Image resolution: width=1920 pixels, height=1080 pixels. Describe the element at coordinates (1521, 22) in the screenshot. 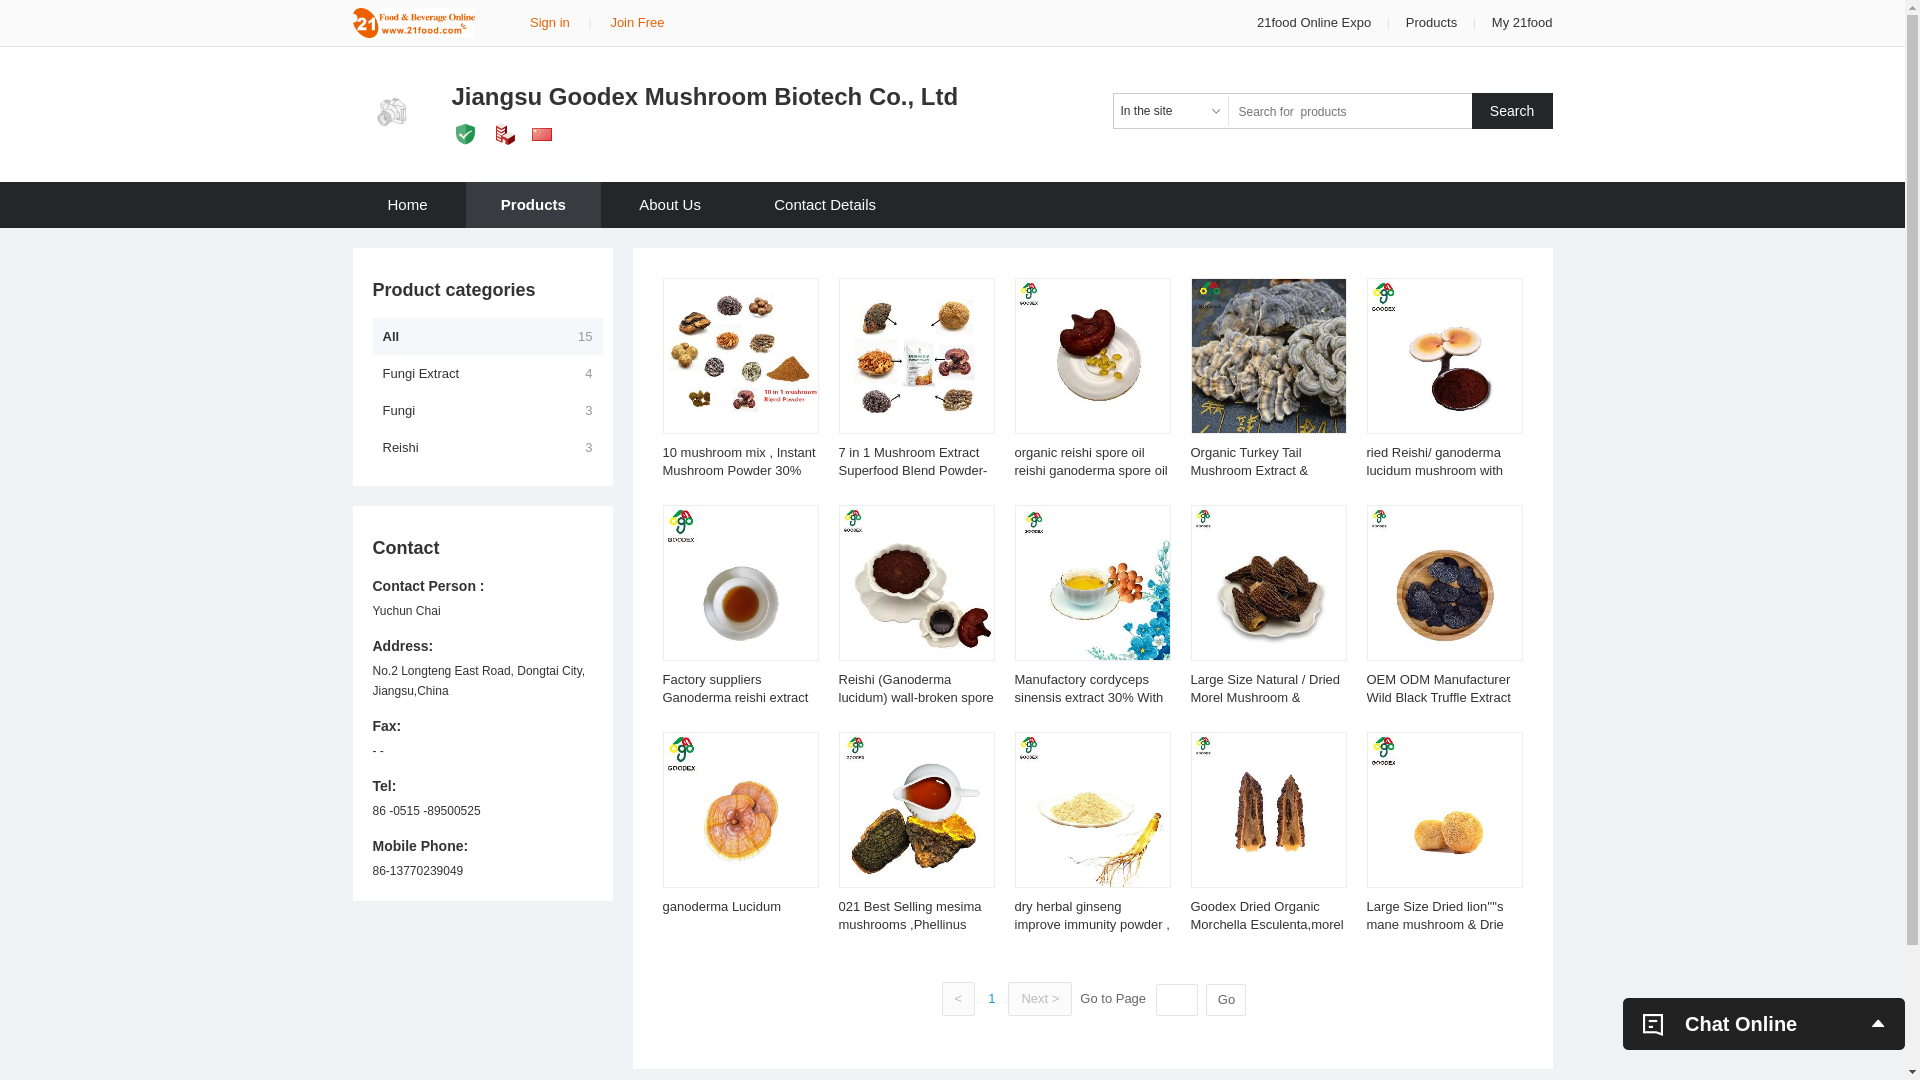

I see `'My 21food'` at that location.